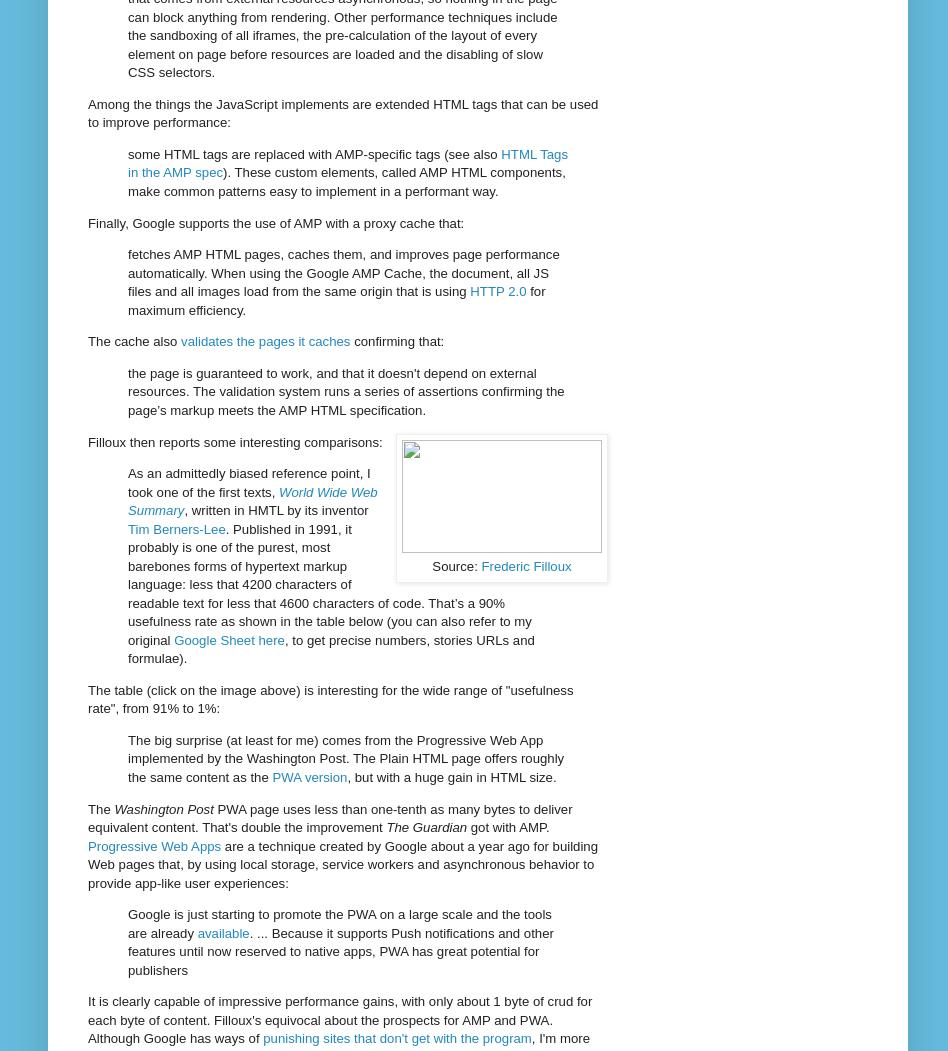  What do you see at coordinates (336, 299) in the screenshot?
I see `'for maximum efficiency.'` at bounding box center [336, 299].